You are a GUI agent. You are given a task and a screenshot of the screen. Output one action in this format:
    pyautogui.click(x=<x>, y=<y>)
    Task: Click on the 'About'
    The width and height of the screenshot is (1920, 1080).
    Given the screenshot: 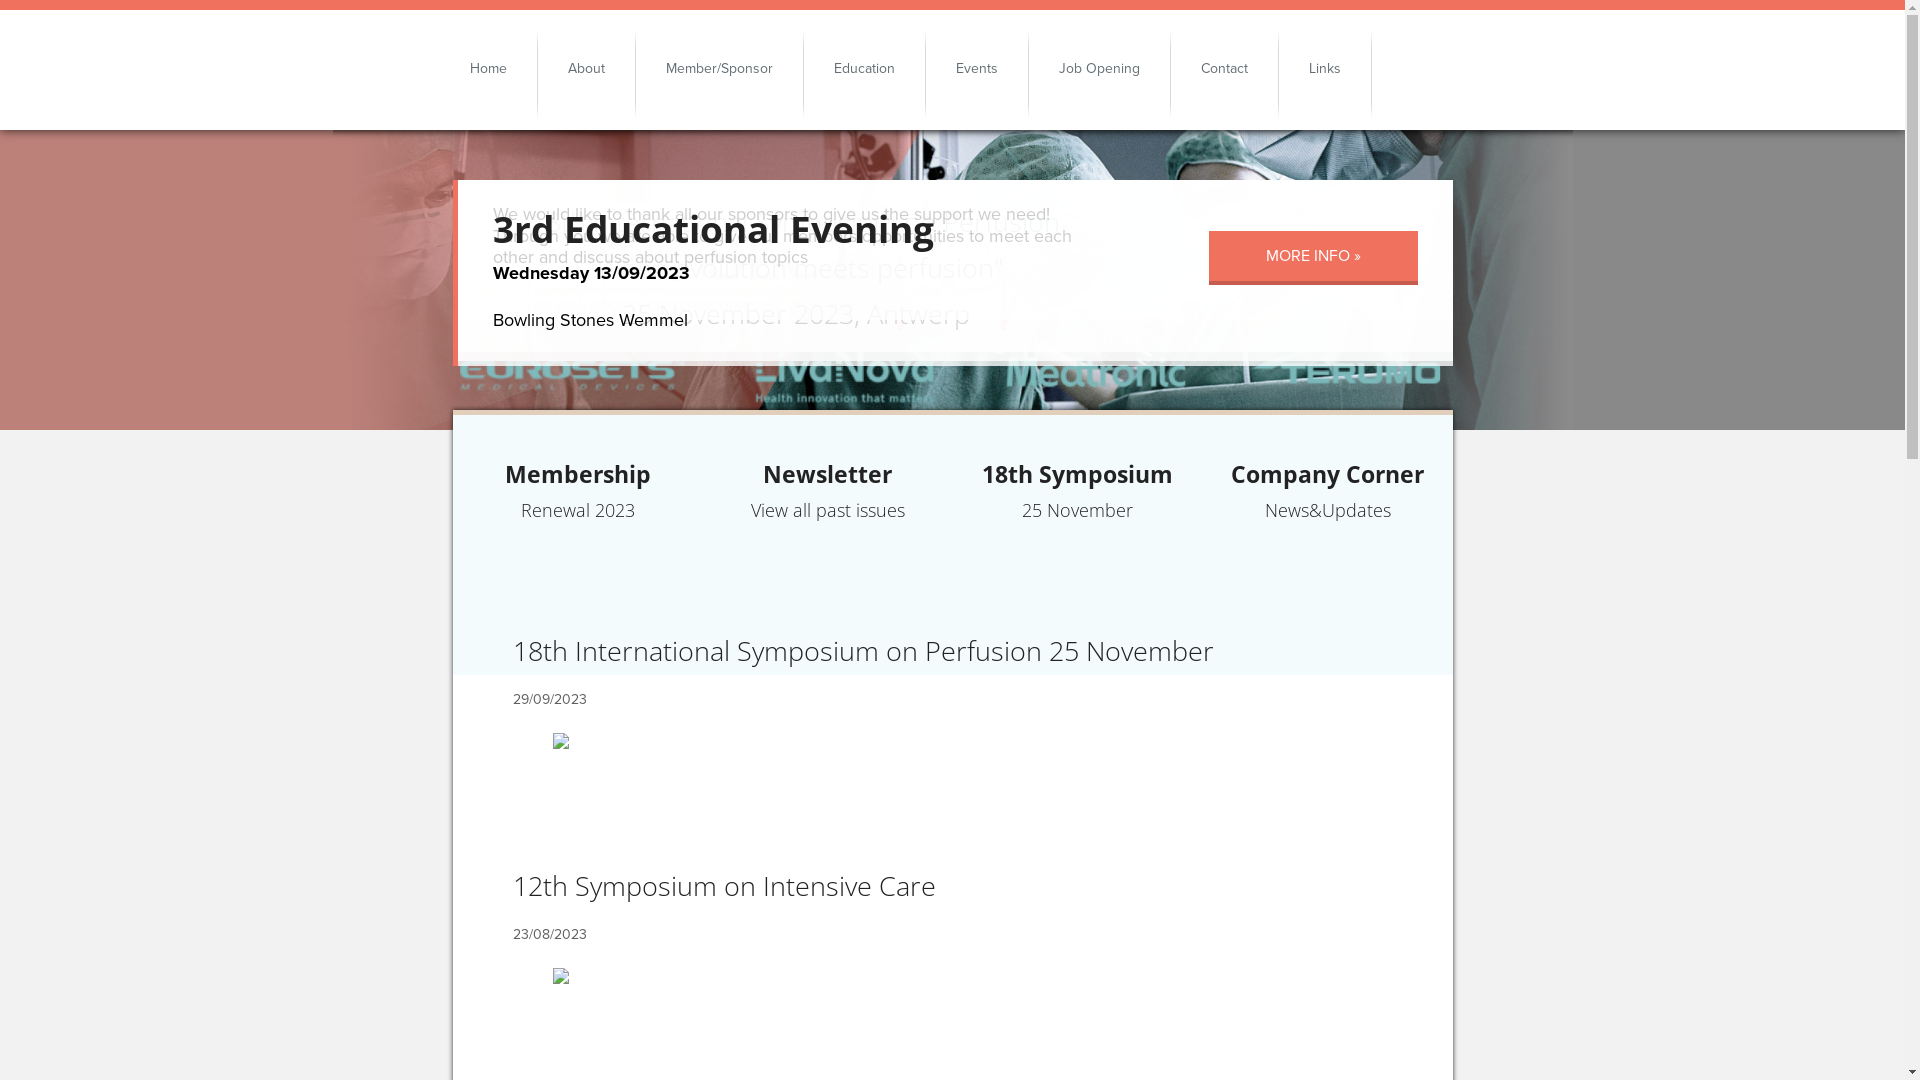 What is the action you would take?
    pyautogui.click(x=585, y=67)
    